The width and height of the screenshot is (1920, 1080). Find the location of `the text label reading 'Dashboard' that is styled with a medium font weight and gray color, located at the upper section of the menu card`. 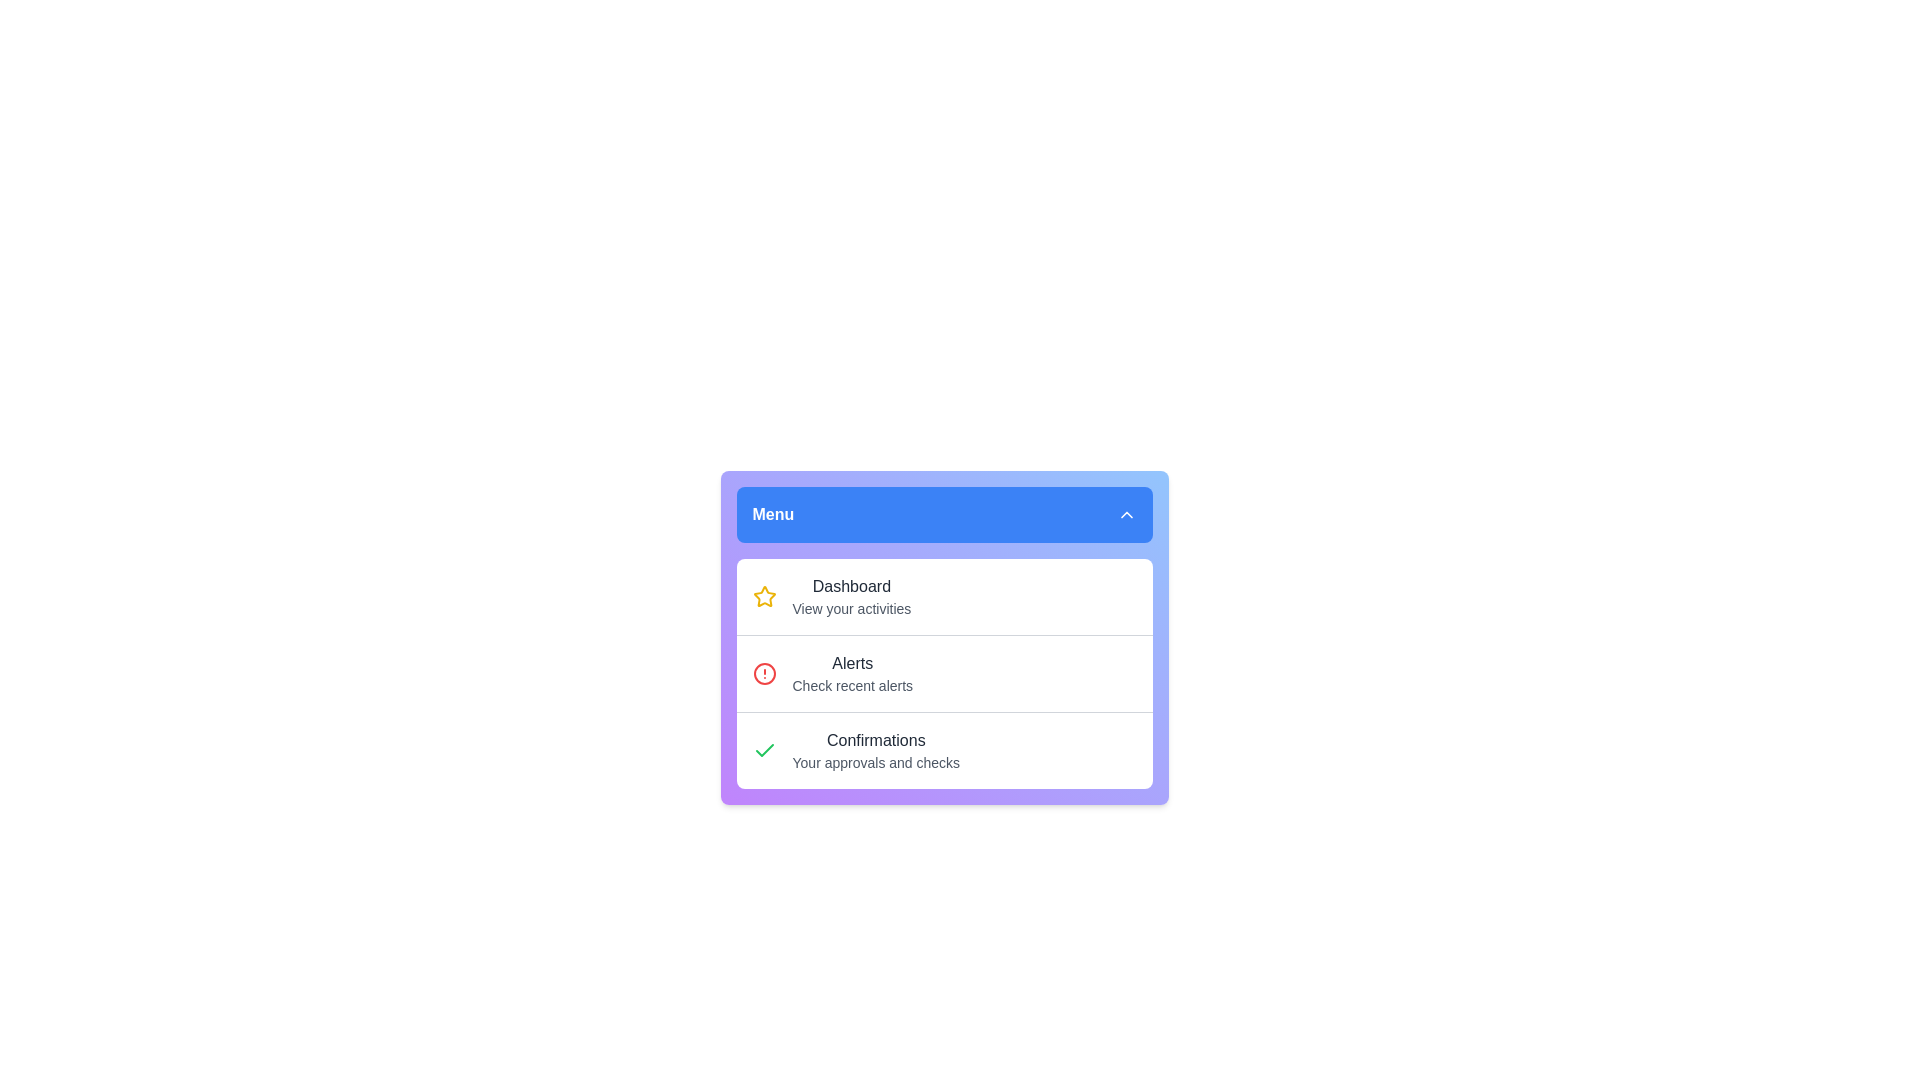

the text label reading 'Dashboard' that is styled with a medium font weight and gray color, located at the upper section of the menu card is located at coordinates (851, 585).